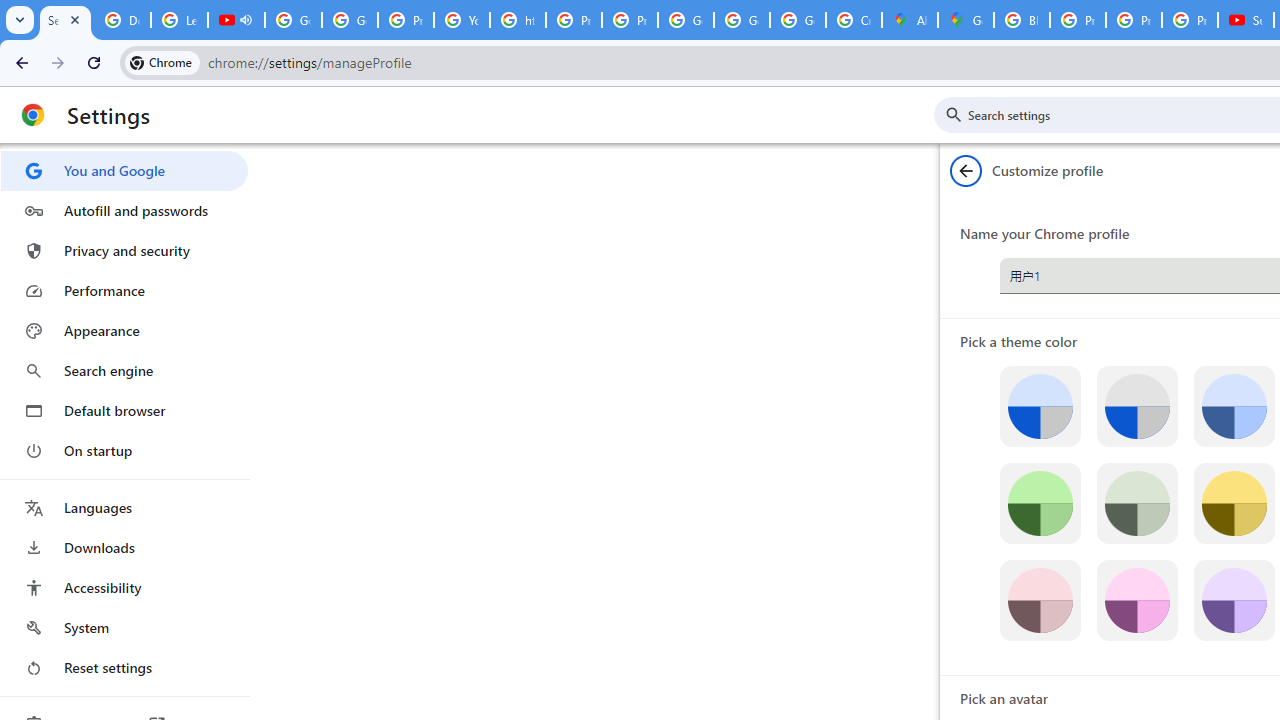 The image size is (1280, 720). What do you see at coordinates (123, 410) in the screenshot?
I see `'Default browser'` at bounding box center [123, 410].